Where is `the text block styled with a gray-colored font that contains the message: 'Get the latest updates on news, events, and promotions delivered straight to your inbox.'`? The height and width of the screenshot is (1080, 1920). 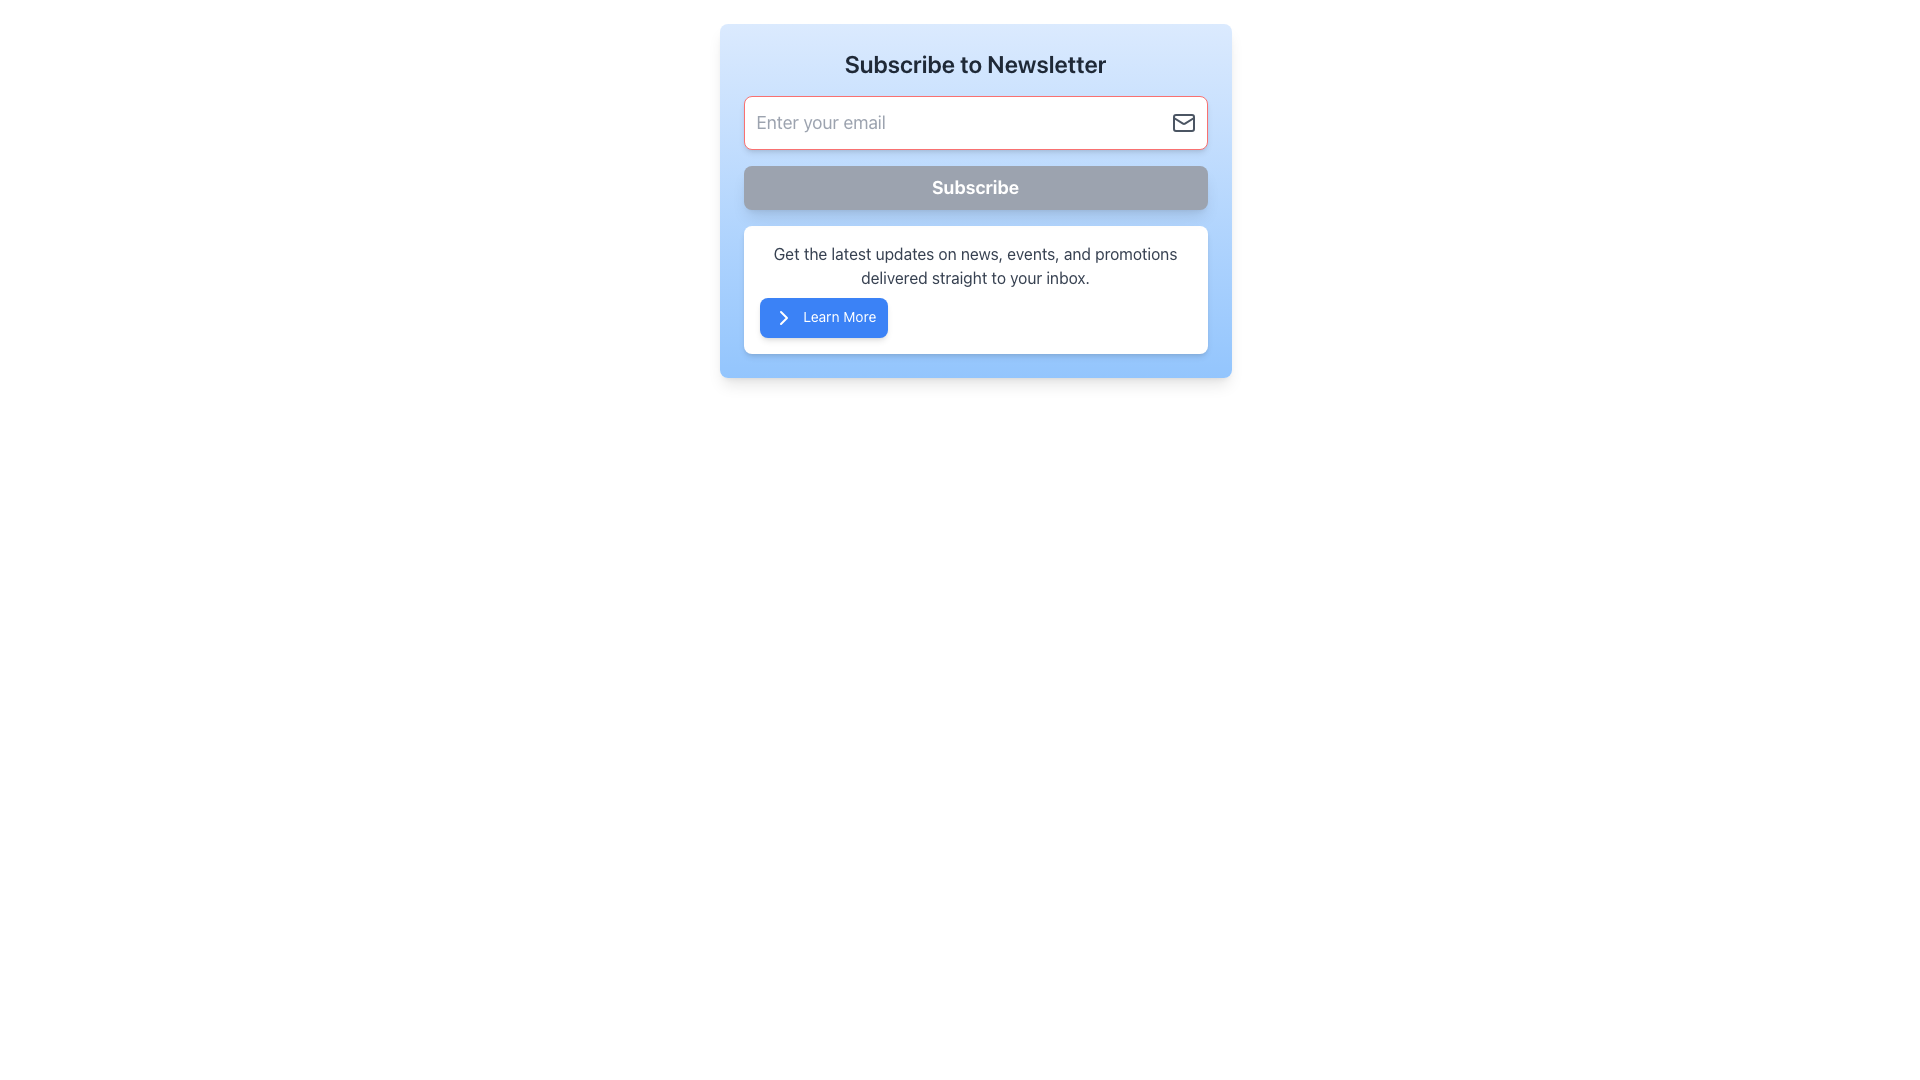 the text block styled with a gray-colored font that contains the message: 'Get the latest updates on news, events, and promotions delivered straight to your inbox.' is located at coordinates (975, 265).